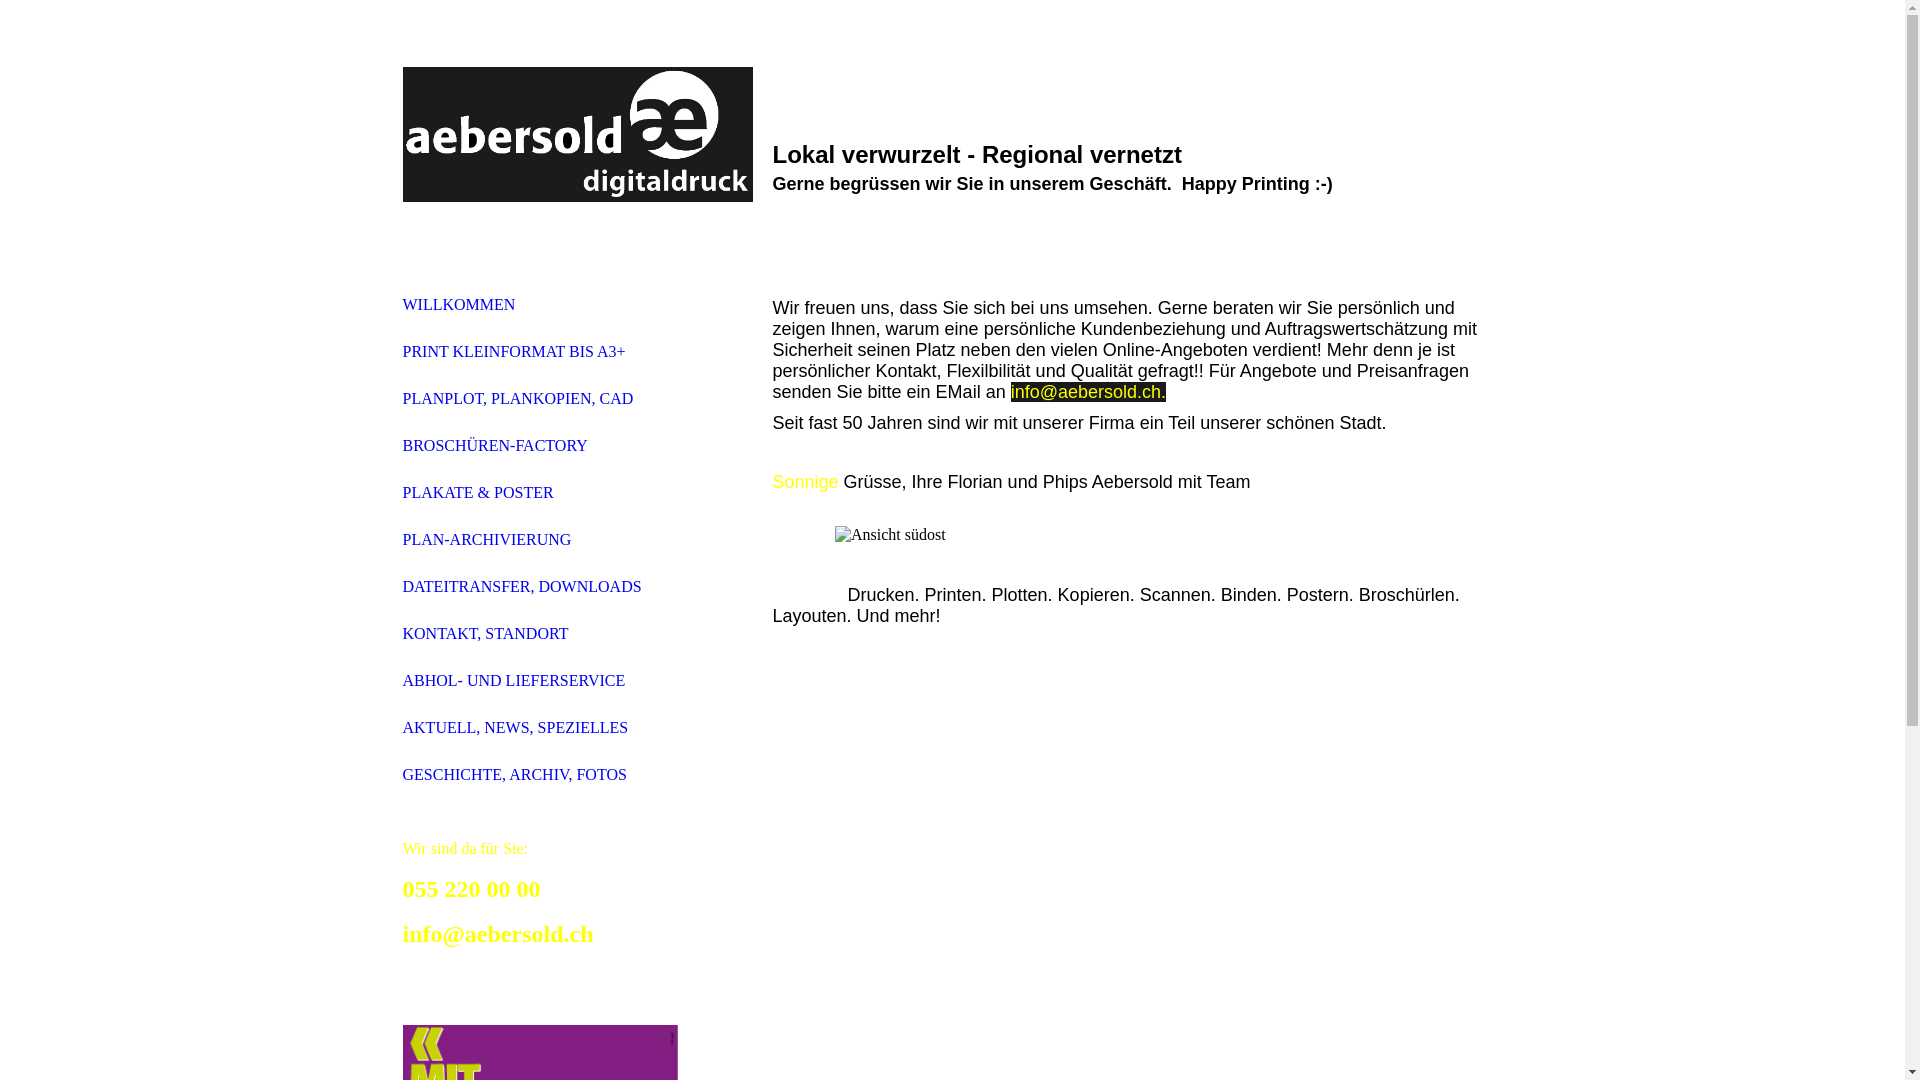  What do you see at coordinates (513, 350) in the screenshot?
I see `'PRINT KLEINFORMAT BIS A3+'` at bounding box center [513, 350].